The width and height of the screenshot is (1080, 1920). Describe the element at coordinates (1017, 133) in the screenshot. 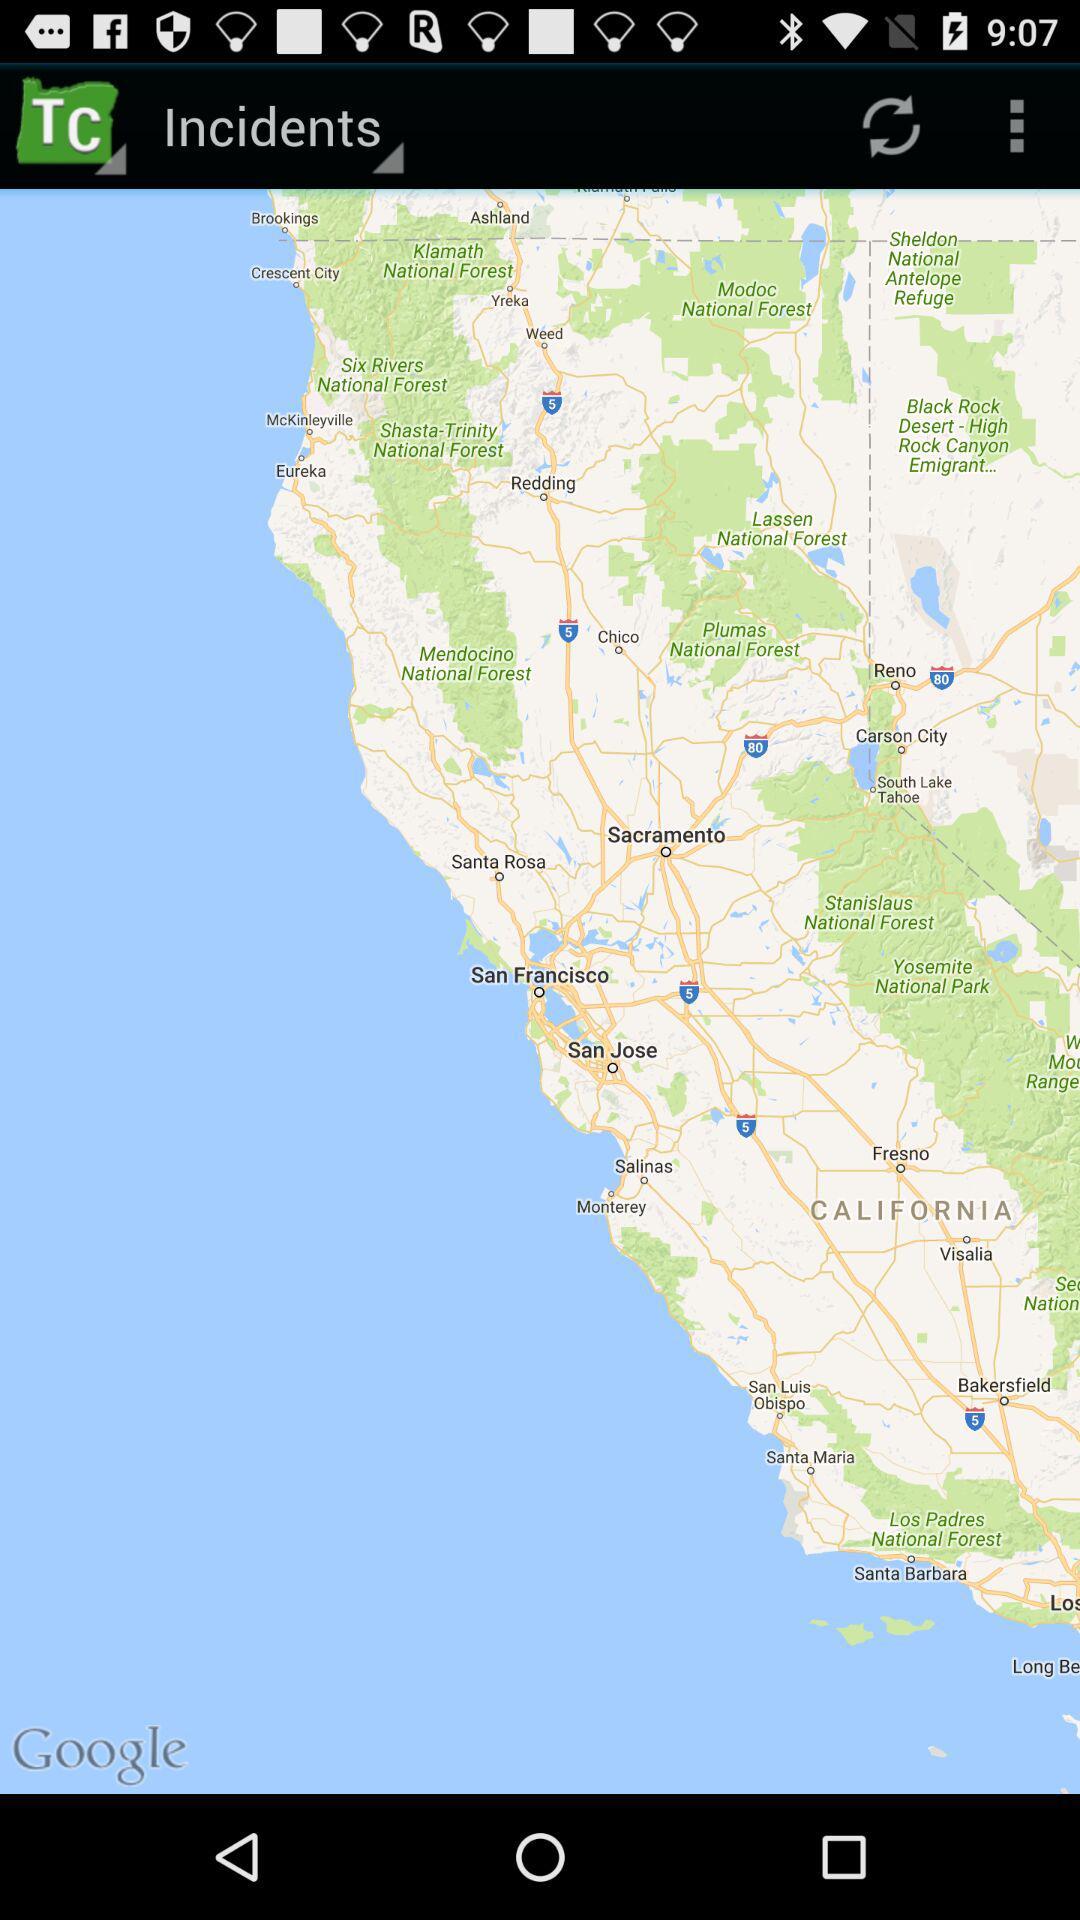

I see `the more icon` at that location.